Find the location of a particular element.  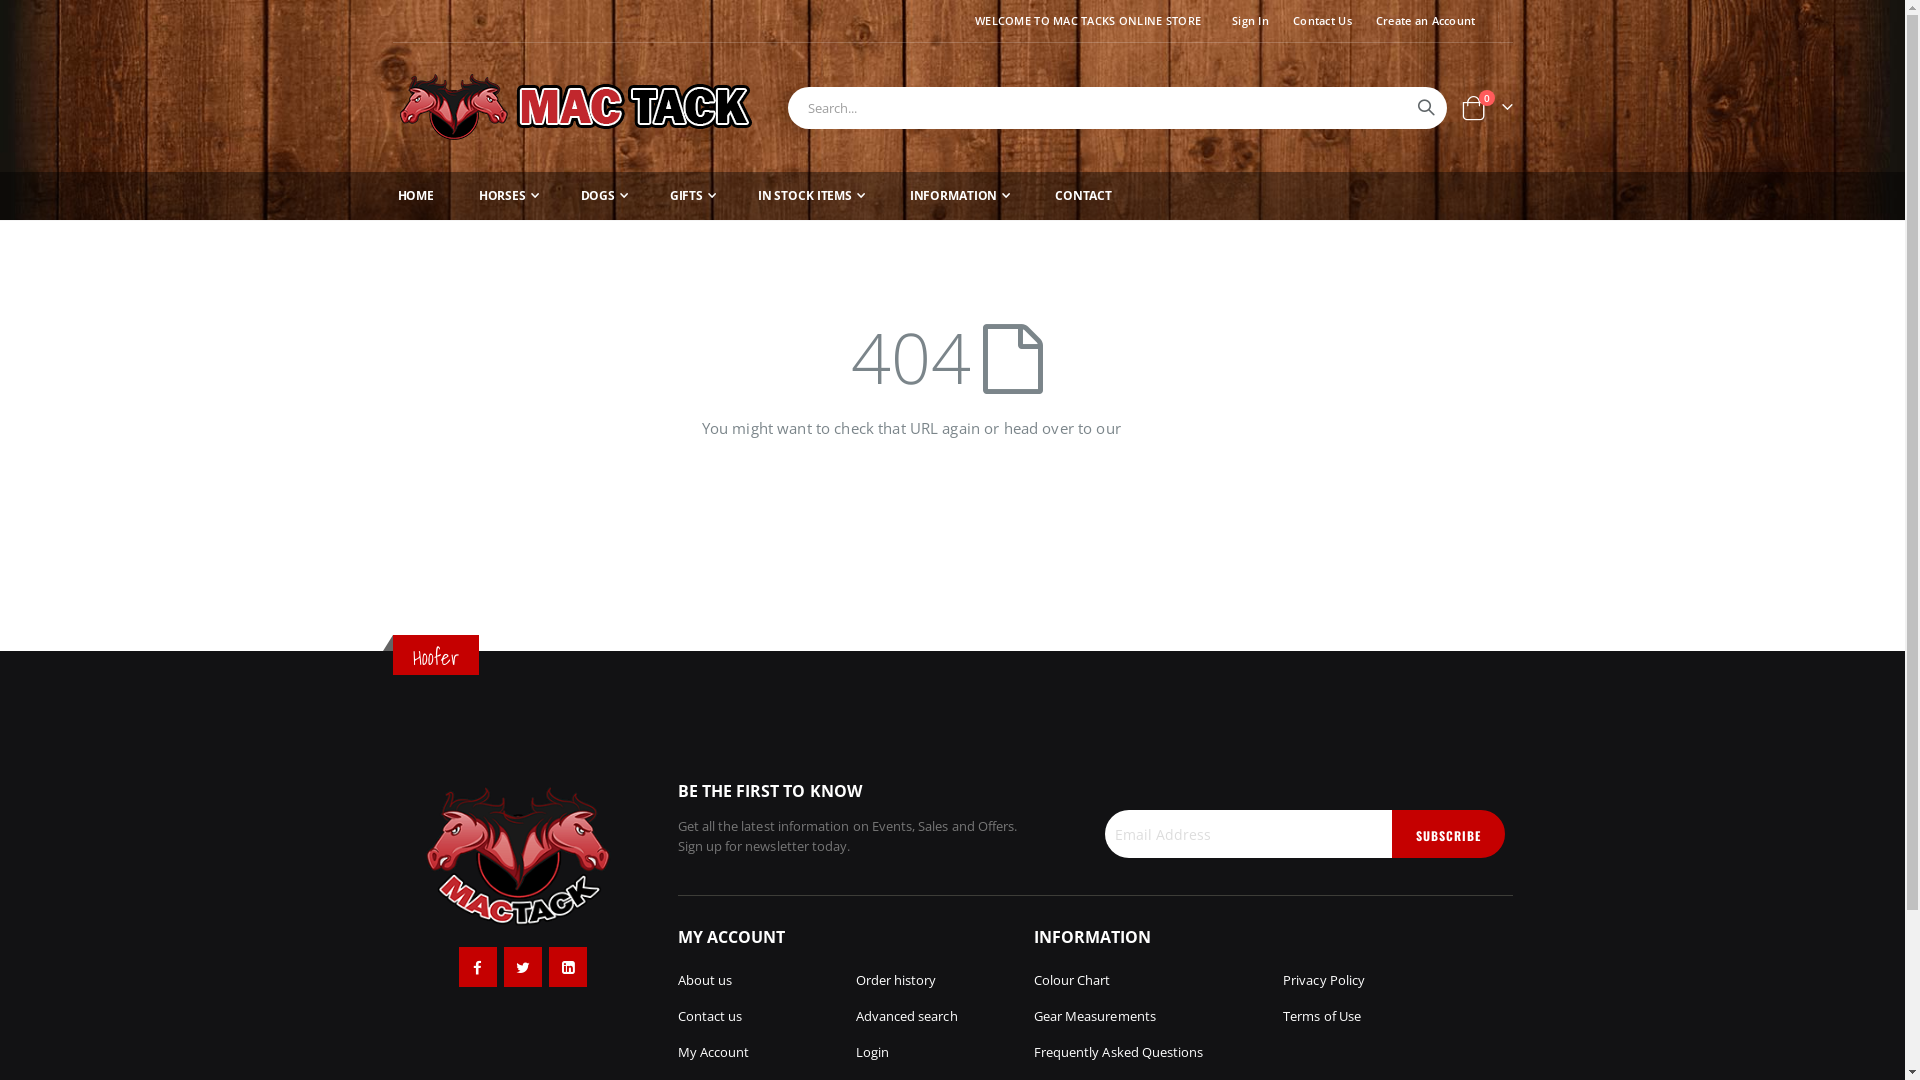

'IN STOCK ITEMS' is located at coordinates (811, 196).